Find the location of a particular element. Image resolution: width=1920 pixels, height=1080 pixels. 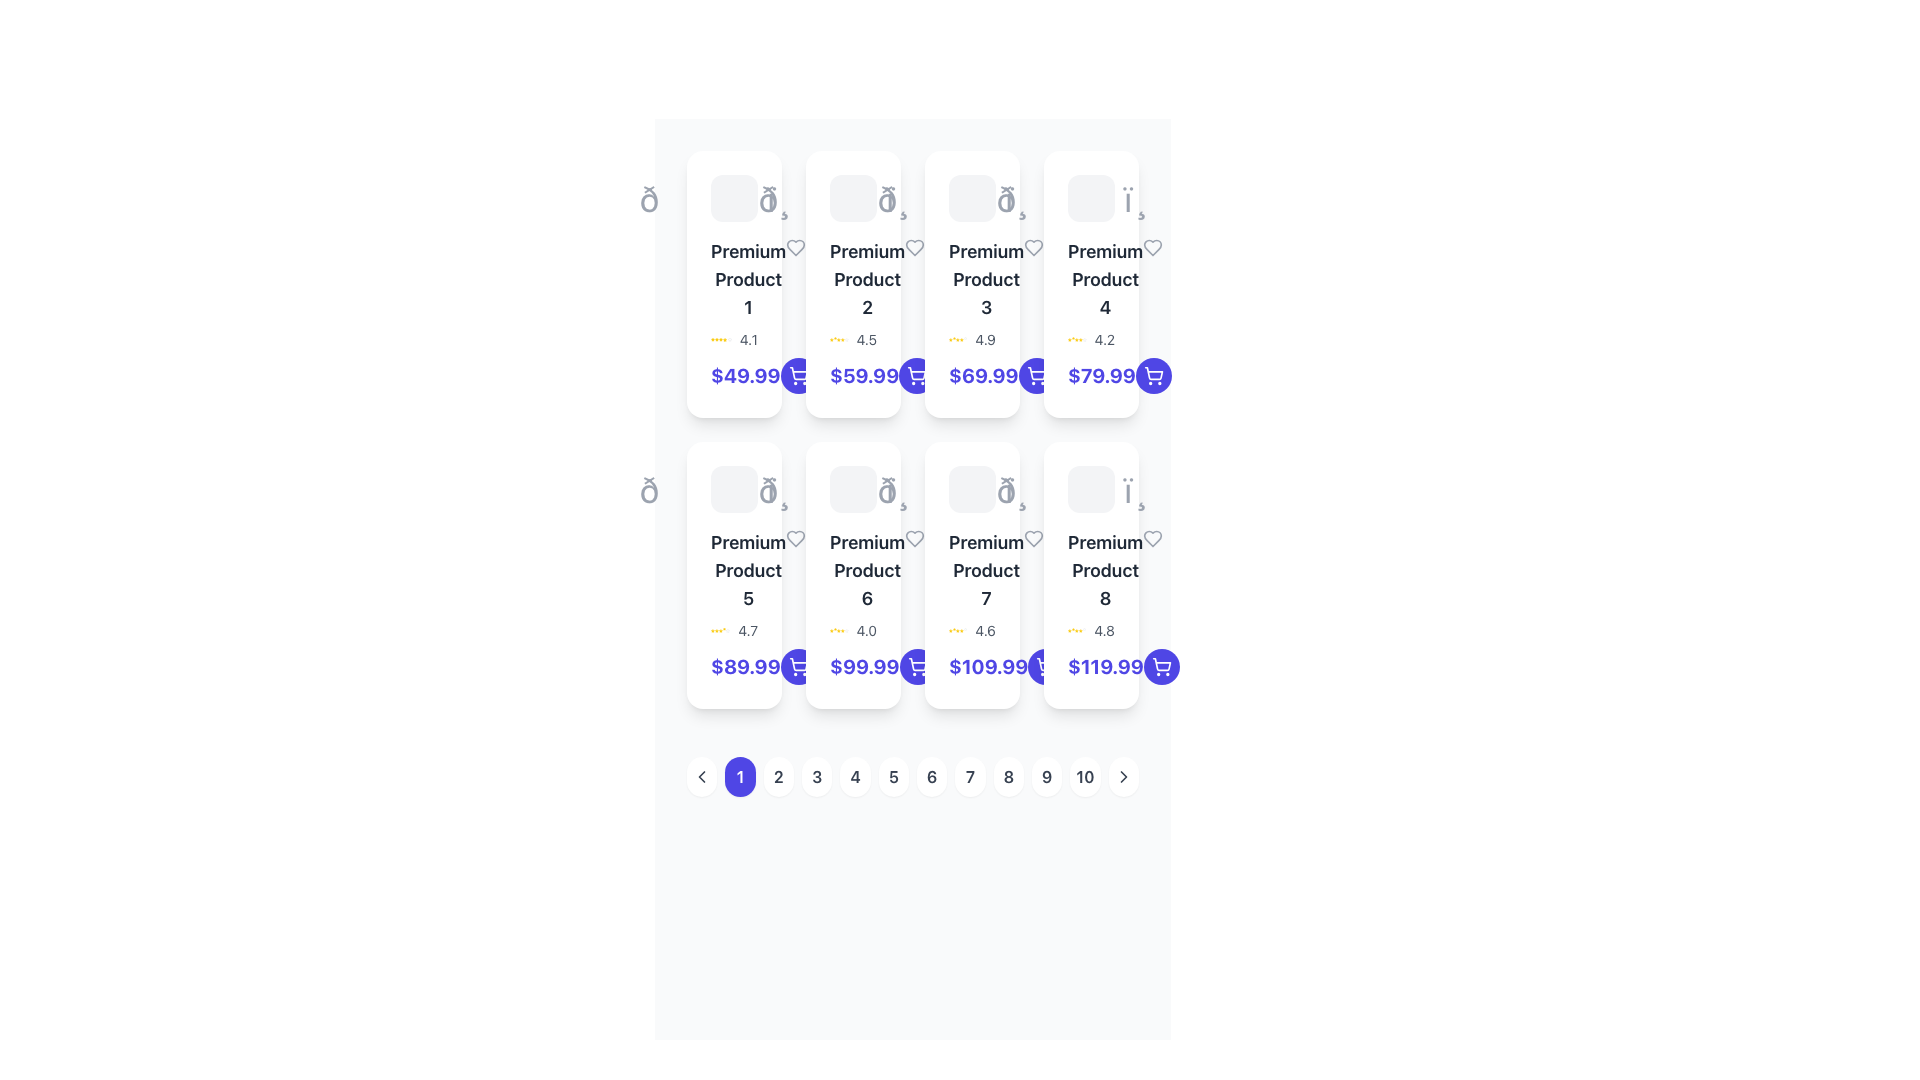

the circular interactive button with a shopping cart icon on a purple background, located at the bottom-right corner of the 'Premium Product 1' card is located at coordinates (797, 375).